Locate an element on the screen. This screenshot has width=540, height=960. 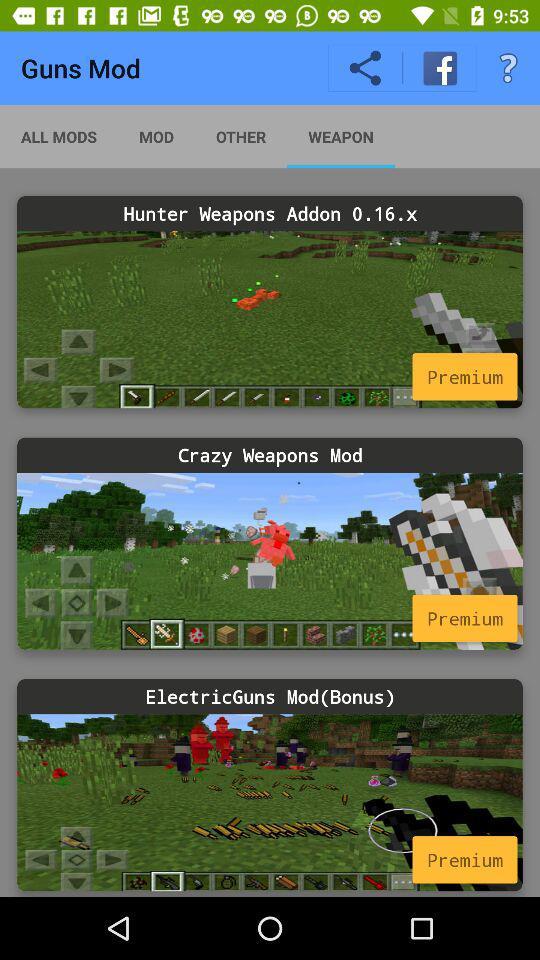
the item to the right of the other is located at coordinates (340, 135).